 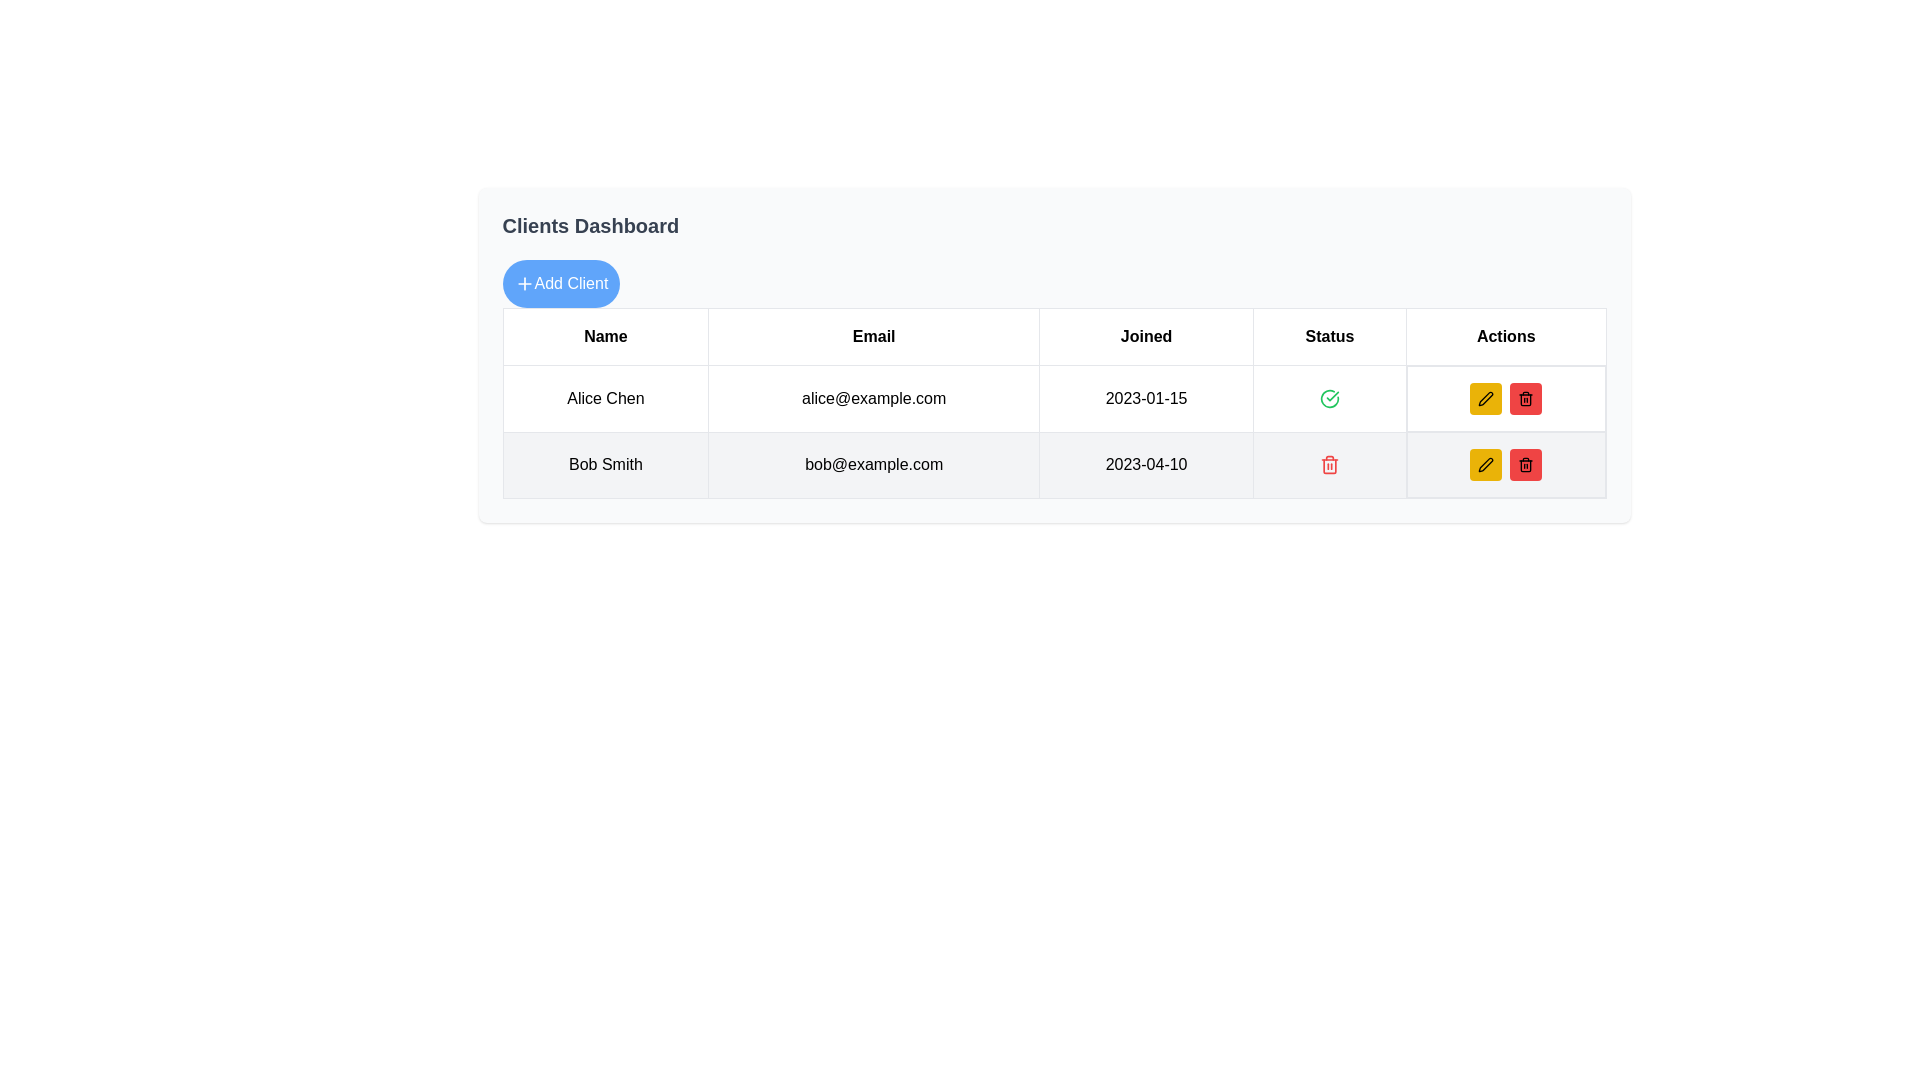 What do you see at coordinates (1525, 398) in the screenshot?
I see `the delete button in the Actions group for the 'Bob Smith' row` at bounding box center [1525, 398].